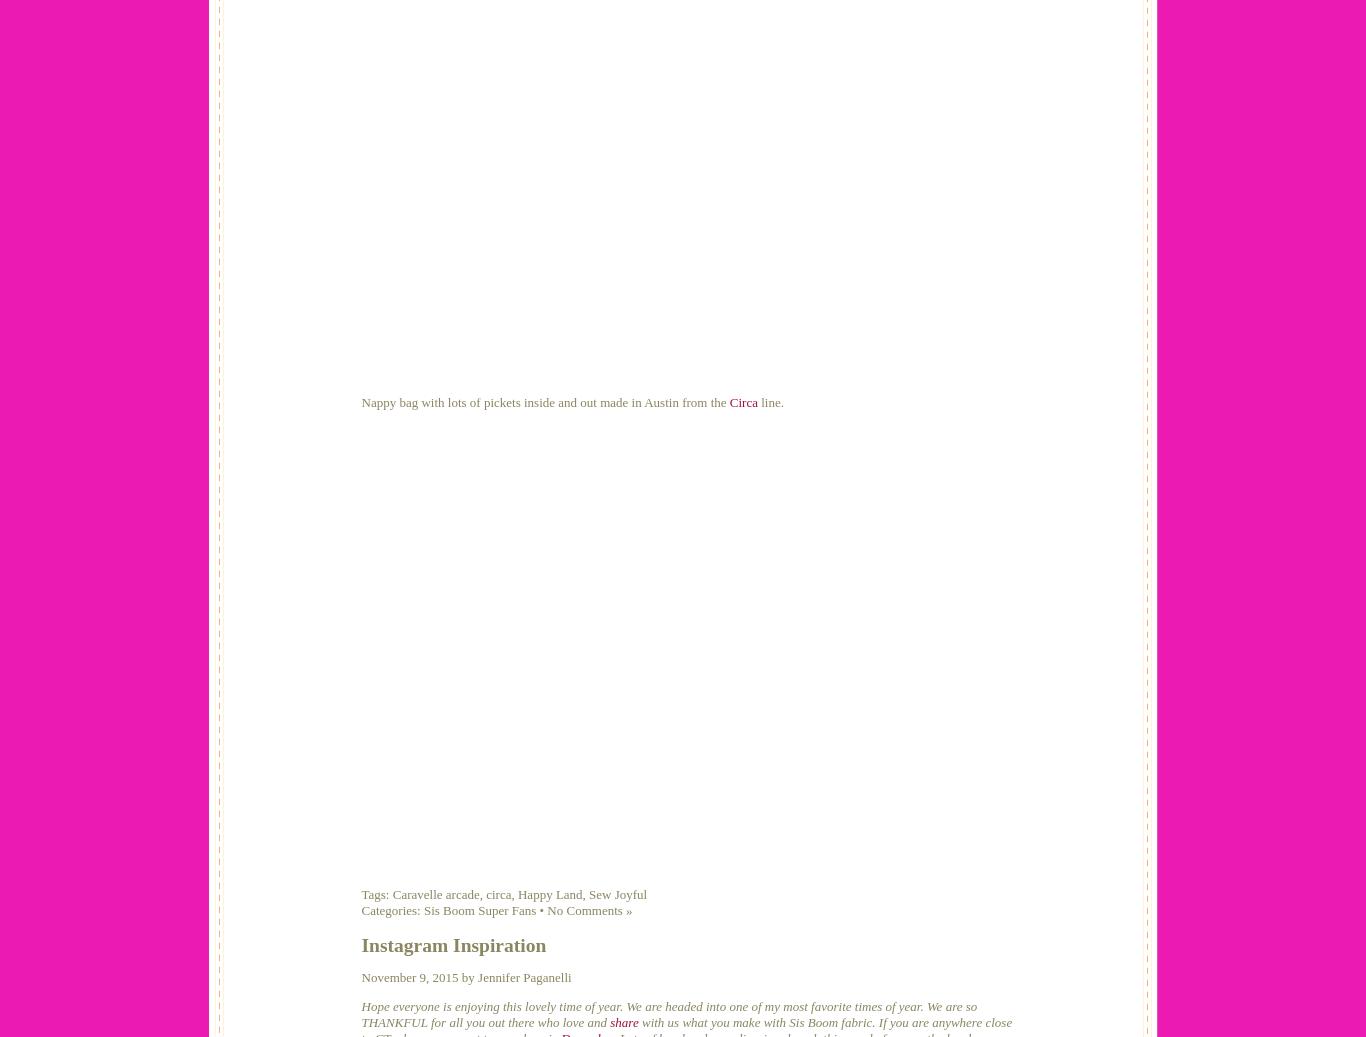  Describe the element at coordinates (360, 944) in the screenshot. I see `'Instagram Inspiration'` at that location.